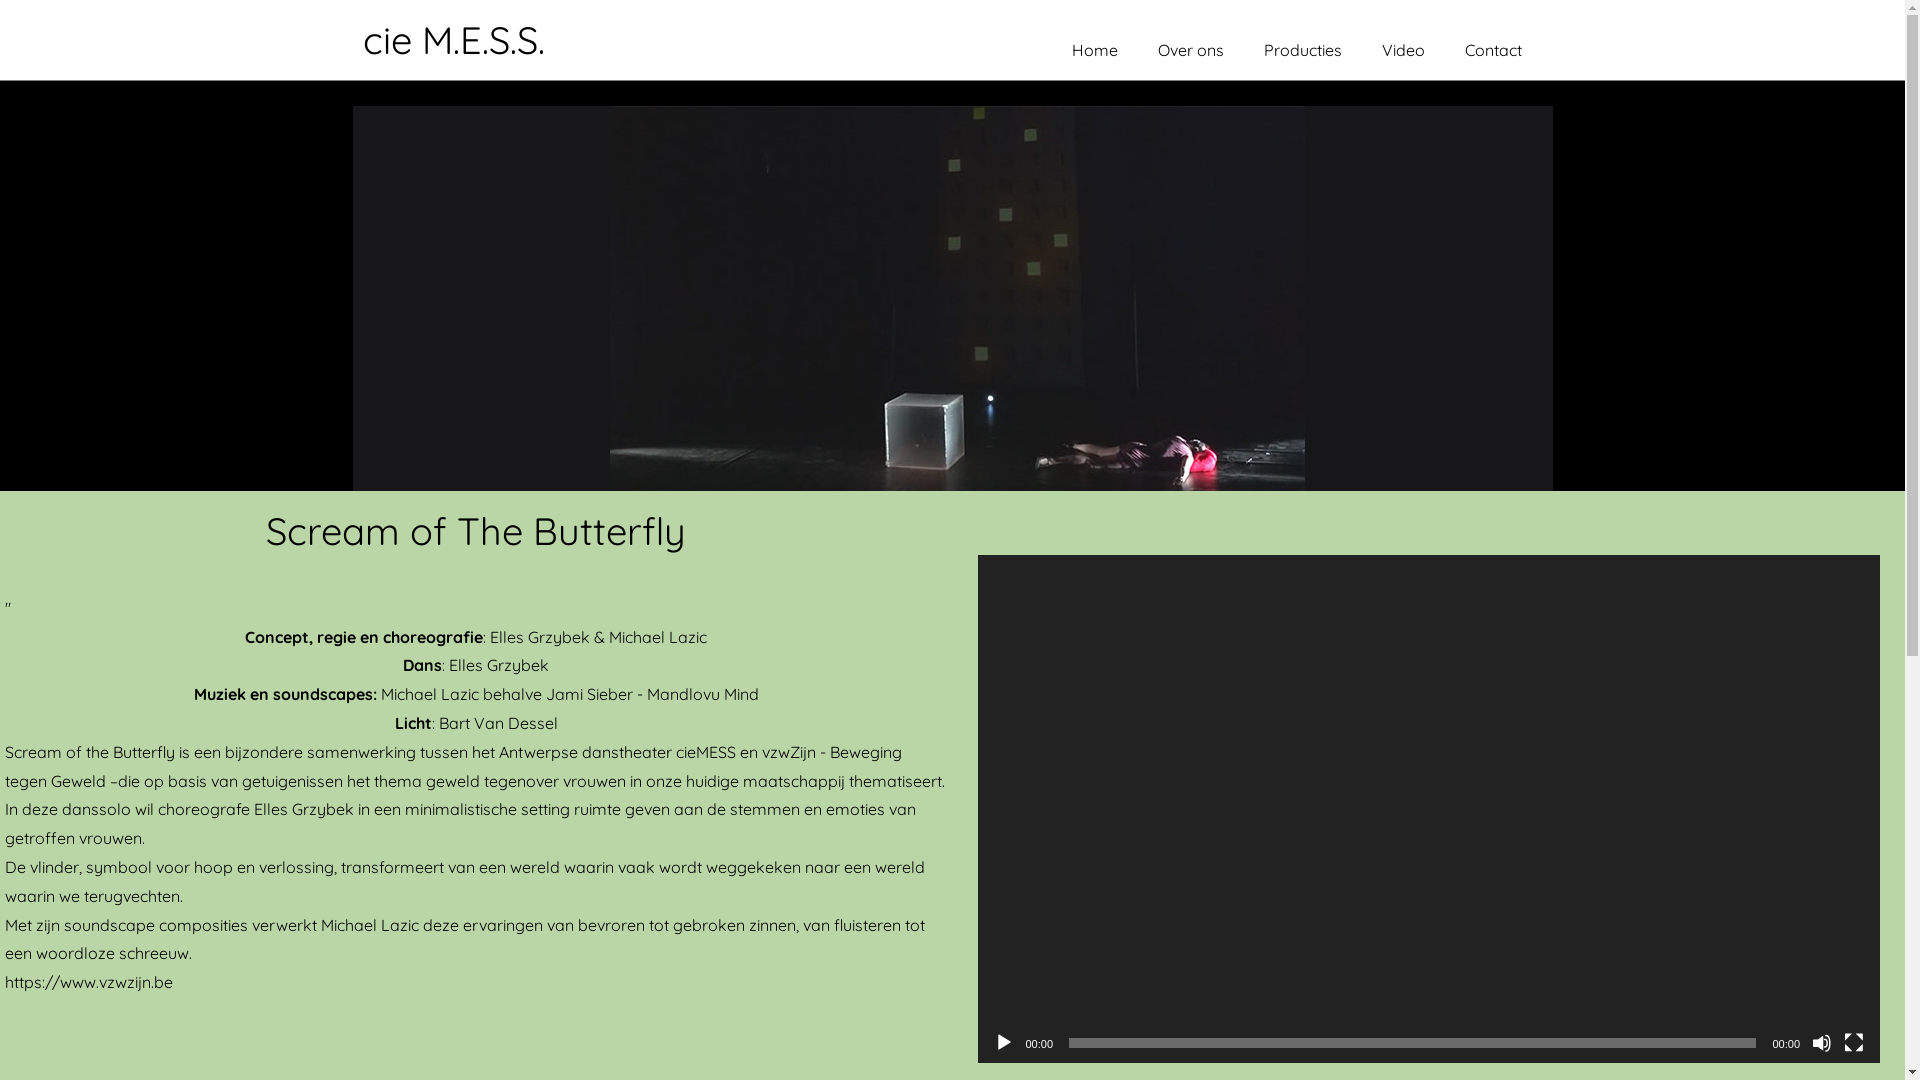 The width and height of the screenshot is (1920, 1080). What do you see at coordinates (1003, 1041) in the screenshot?
I see `'Afspelen'` at bounding box center [1003, 1041].